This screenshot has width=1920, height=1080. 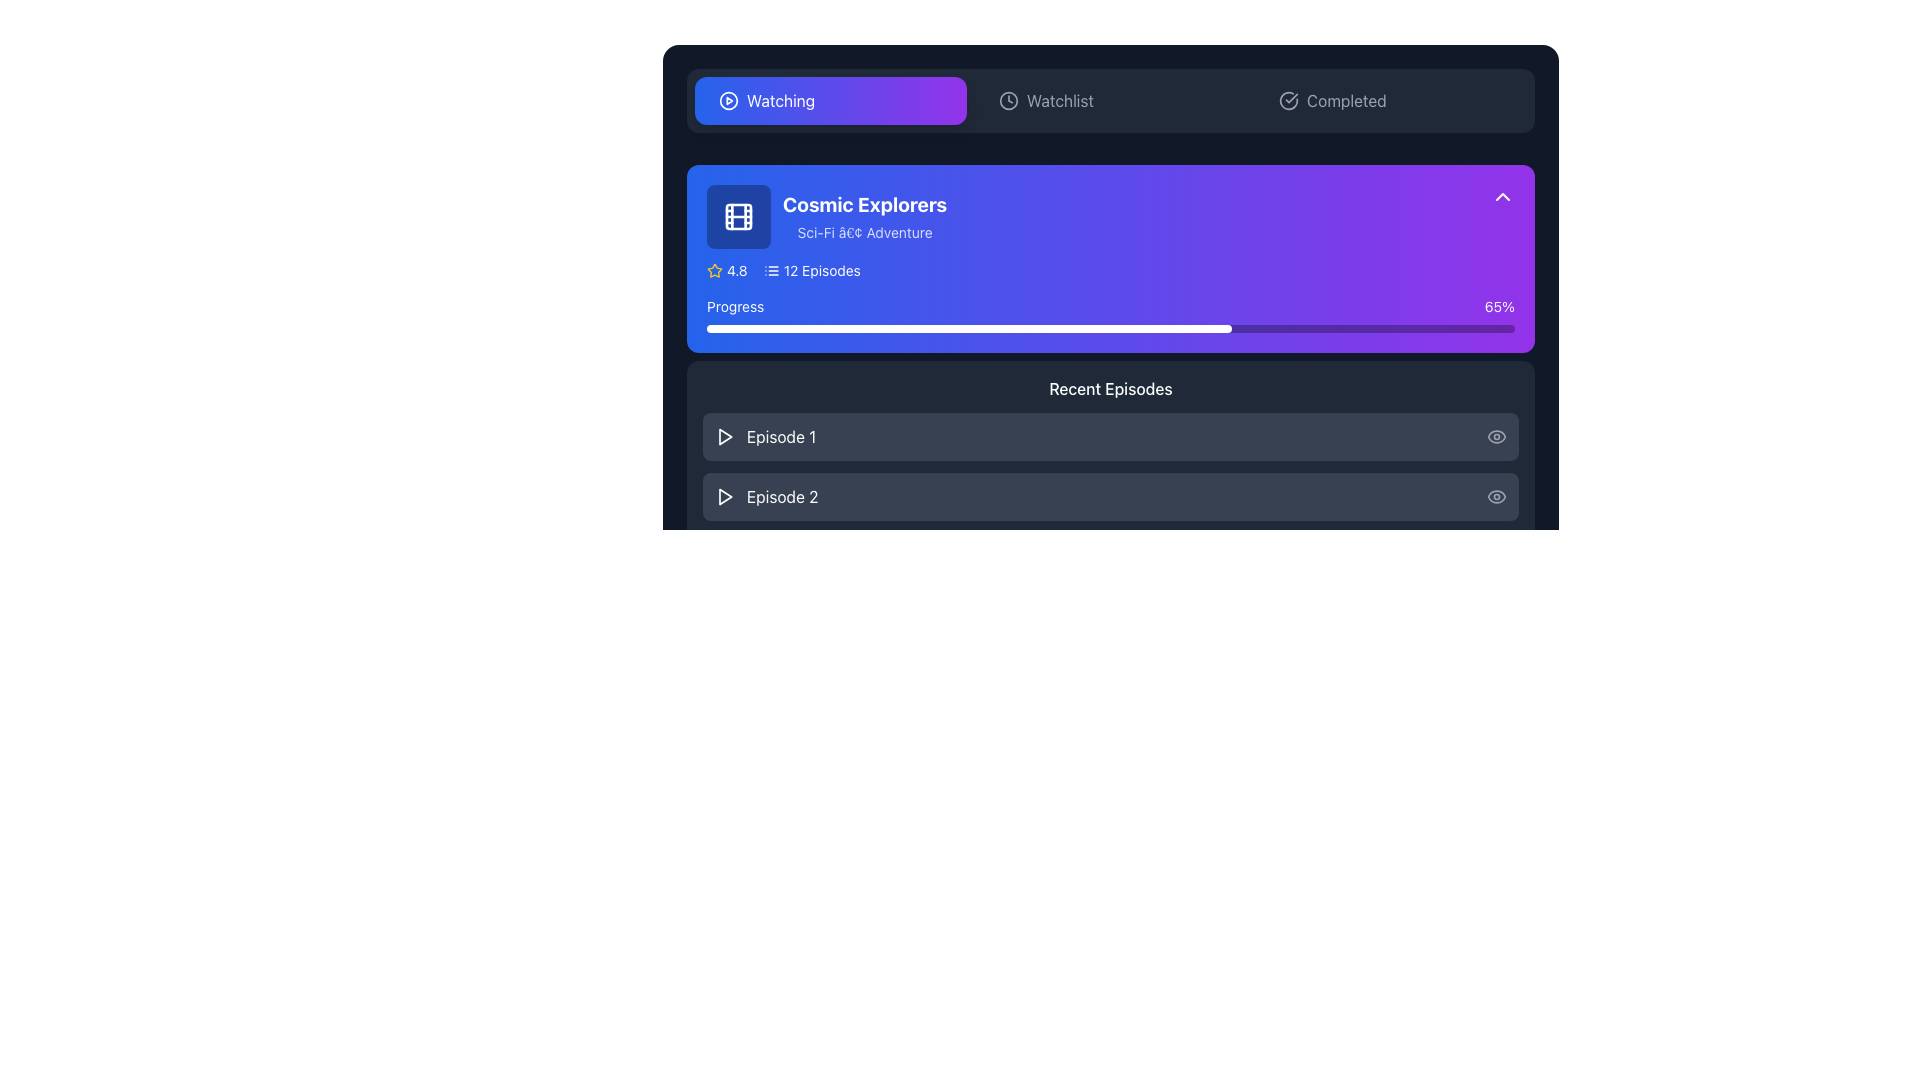 What do you see at coordinates (728, 100) in the screenshot?
I see `the outer circular border of the SVG icon located on the application's top navigation bar, which is to the left of the 'Watching' tab` at bounding box center [728, 100].